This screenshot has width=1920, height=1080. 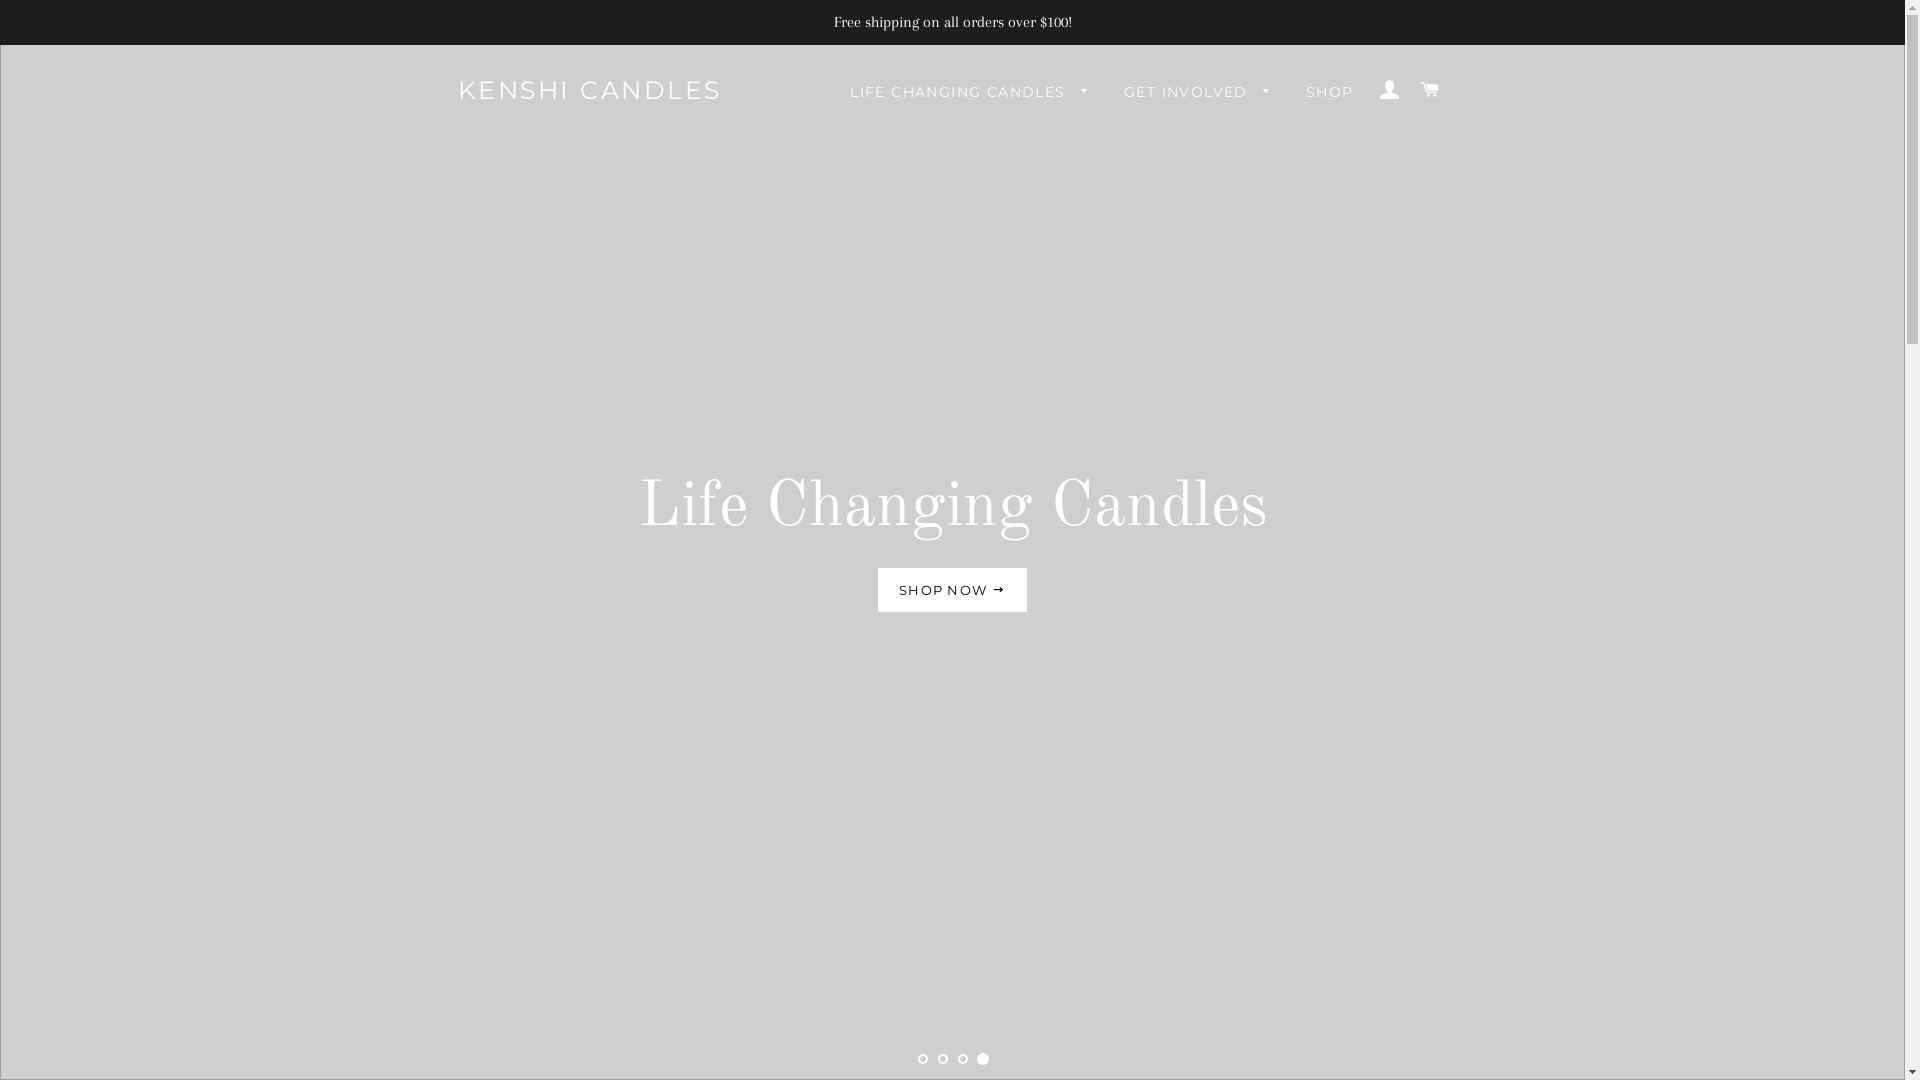 What do you see at coordinates (951, 22) in the screenshot?
I see `'Free shipping on all orders over $100!'` at bounding box center [951, 22].